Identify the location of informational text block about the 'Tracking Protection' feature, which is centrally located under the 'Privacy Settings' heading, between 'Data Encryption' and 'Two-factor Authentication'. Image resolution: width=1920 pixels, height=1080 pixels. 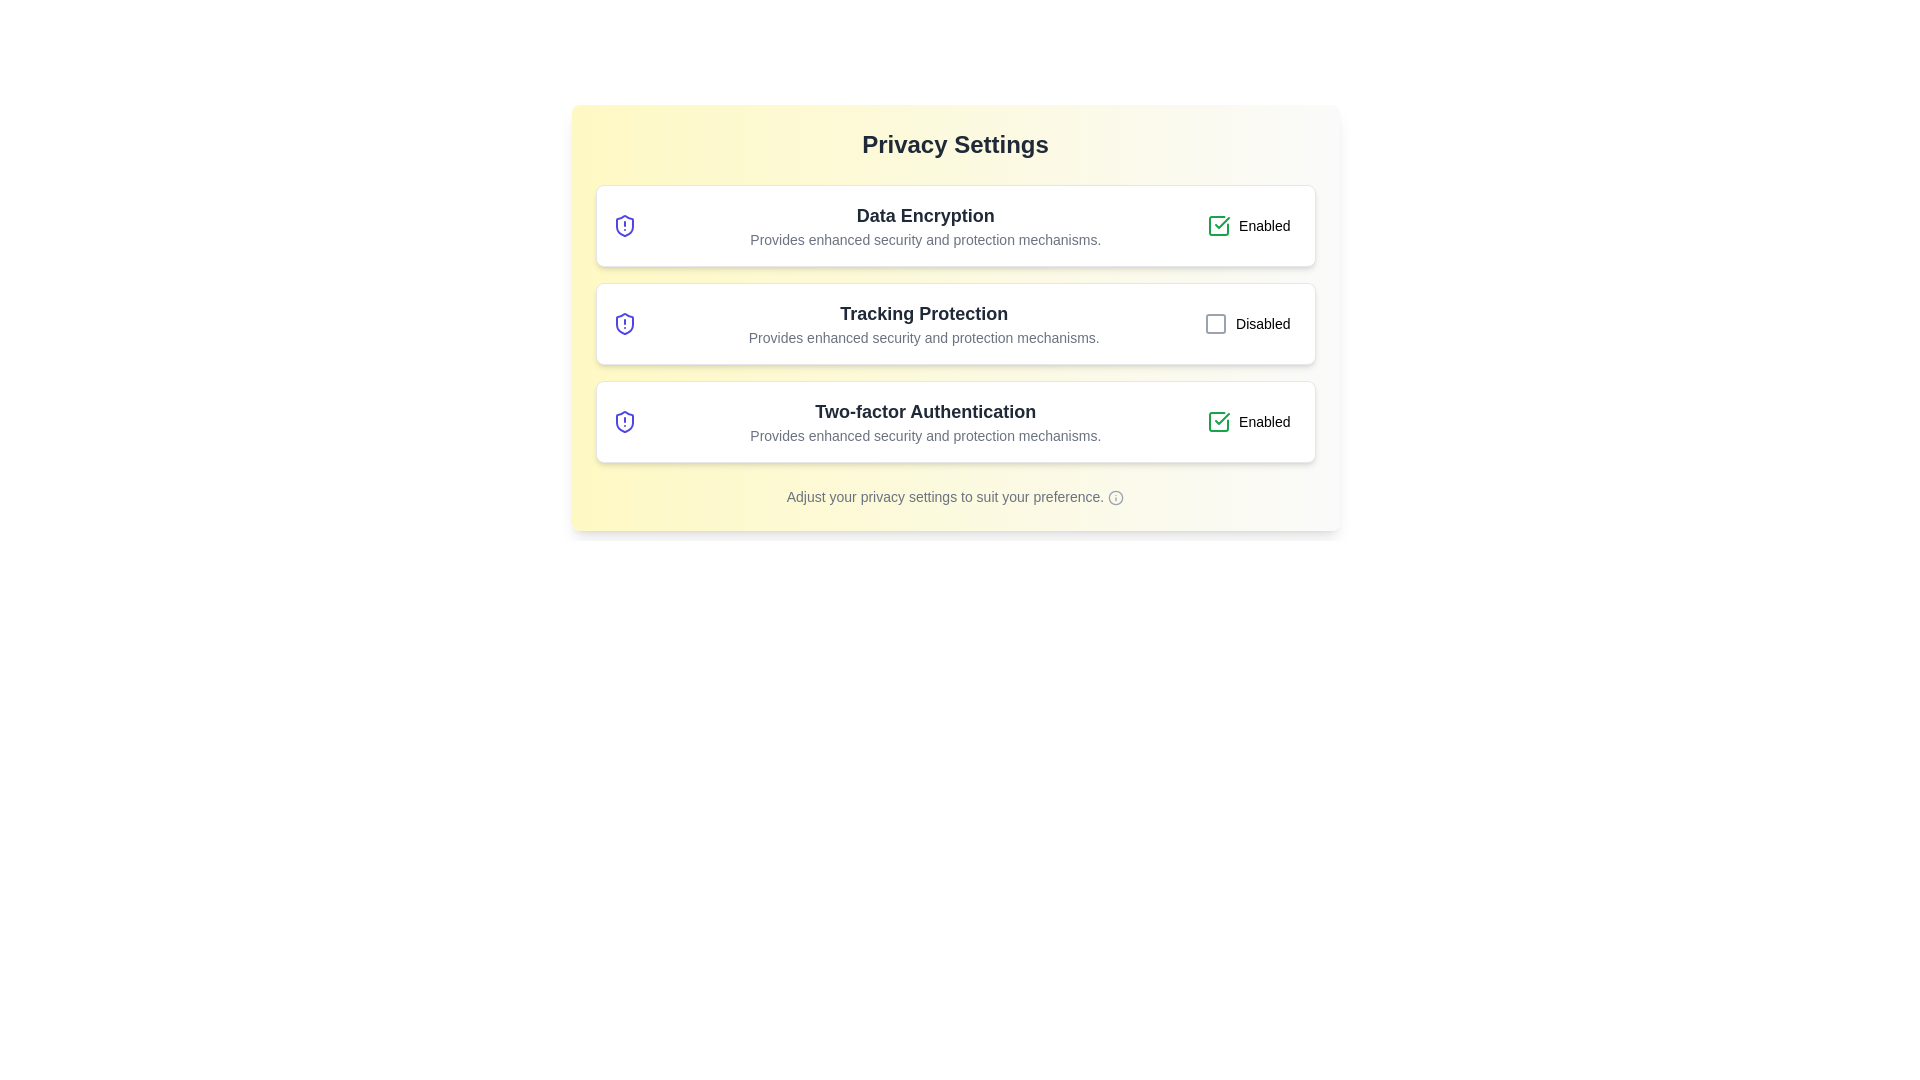
(923, 323).